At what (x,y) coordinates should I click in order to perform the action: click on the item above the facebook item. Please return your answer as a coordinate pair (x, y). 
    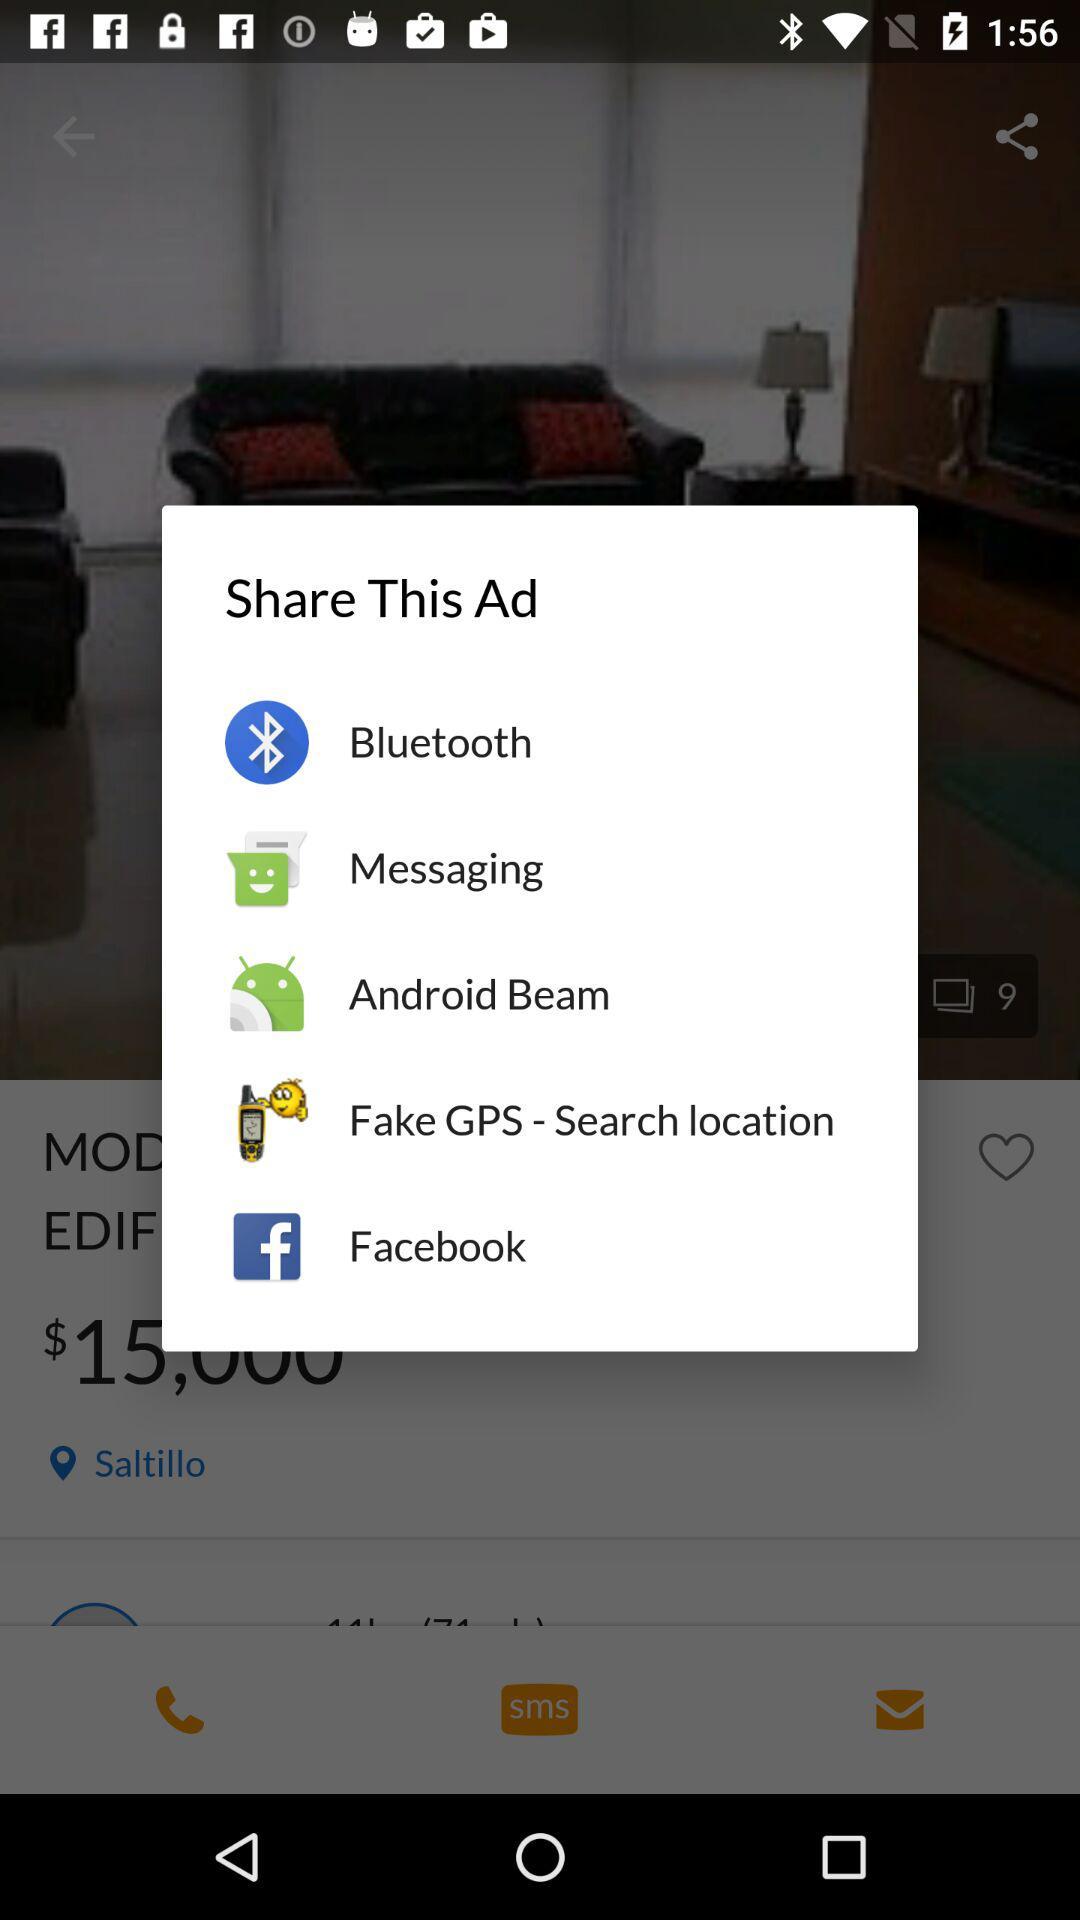
    Looking at the image, I should click on (600, 1120).